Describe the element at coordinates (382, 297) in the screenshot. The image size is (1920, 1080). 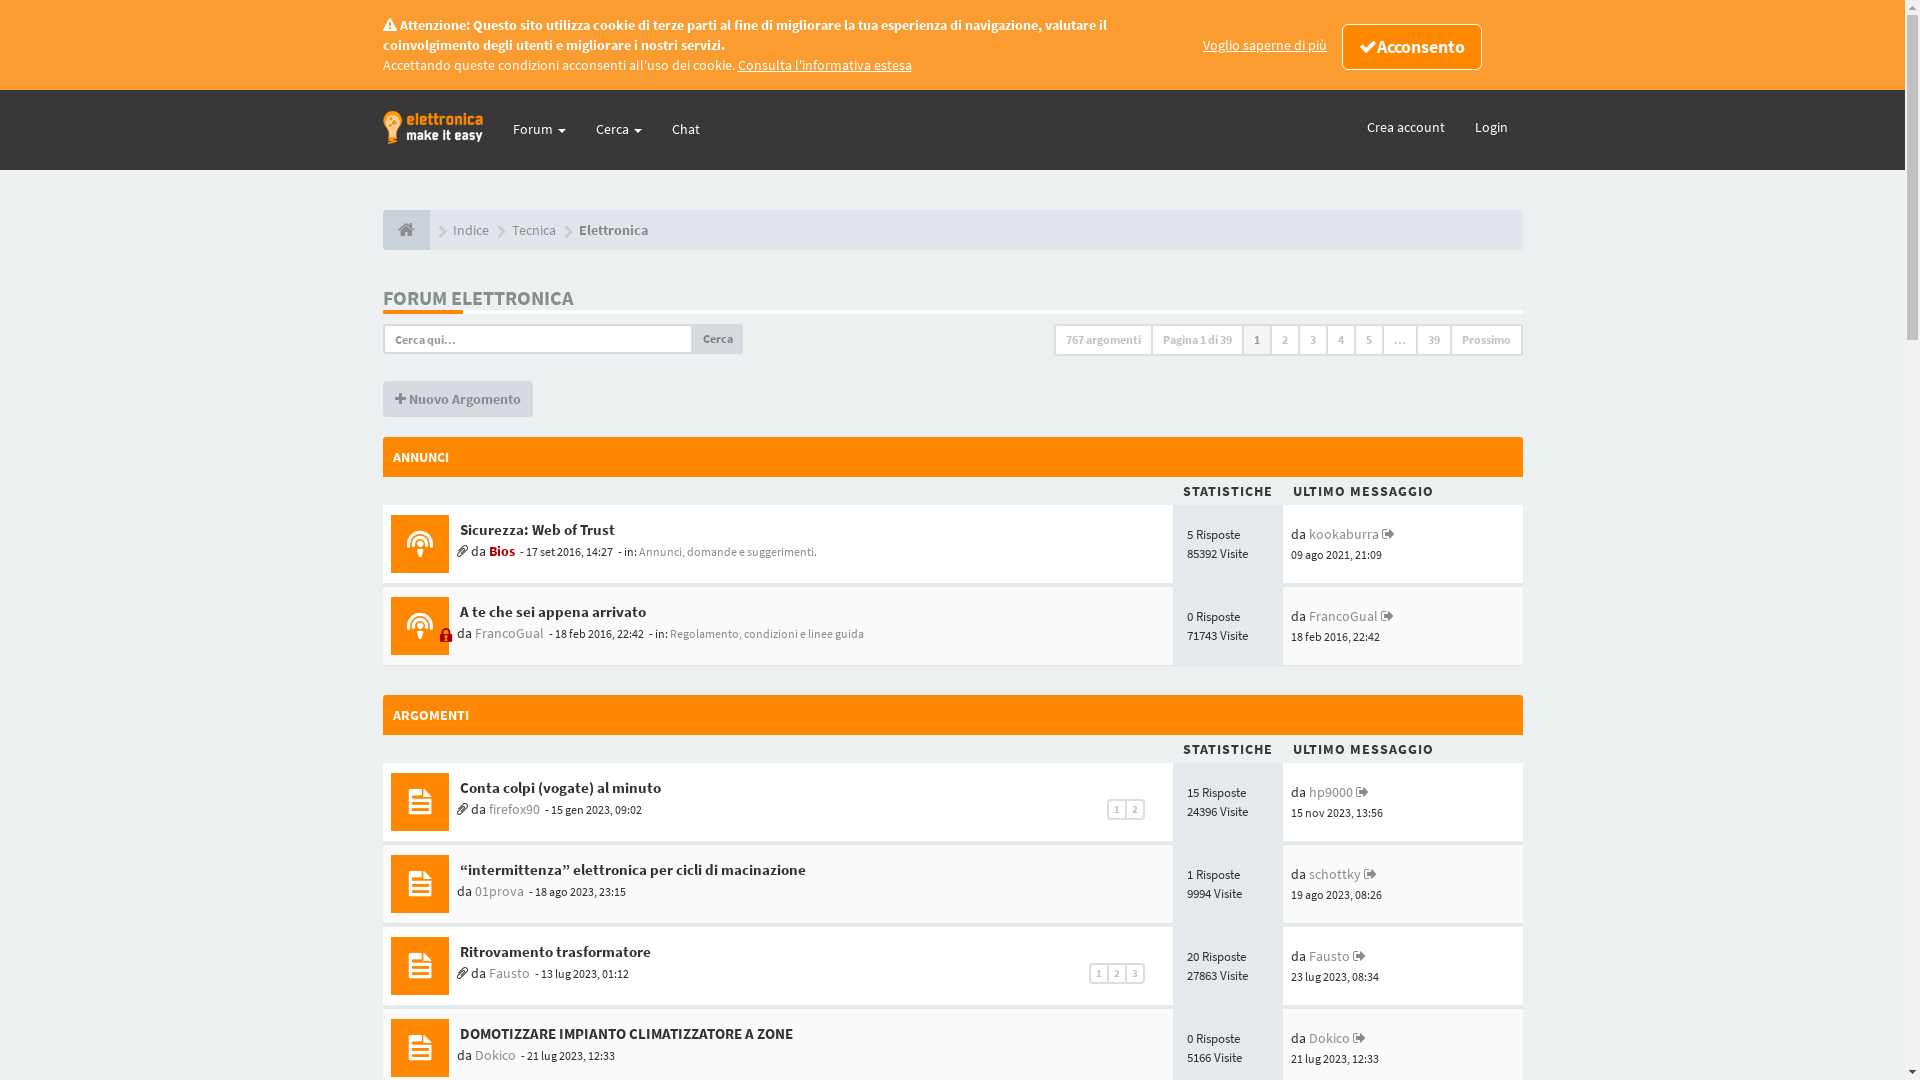
I see `'FORUM ELETTRONICA'` at that location.